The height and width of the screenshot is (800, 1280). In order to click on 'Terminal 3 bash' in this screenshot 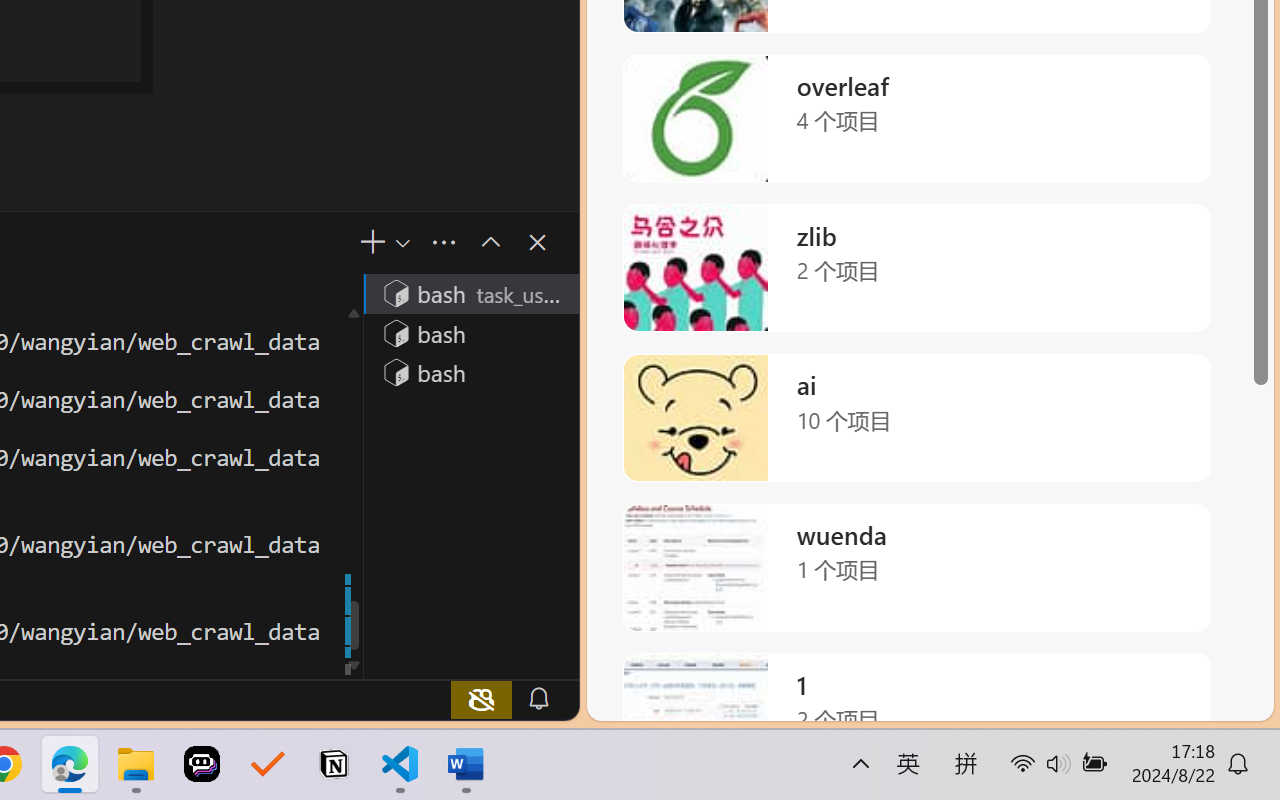, I will do `click(469, 371)`.